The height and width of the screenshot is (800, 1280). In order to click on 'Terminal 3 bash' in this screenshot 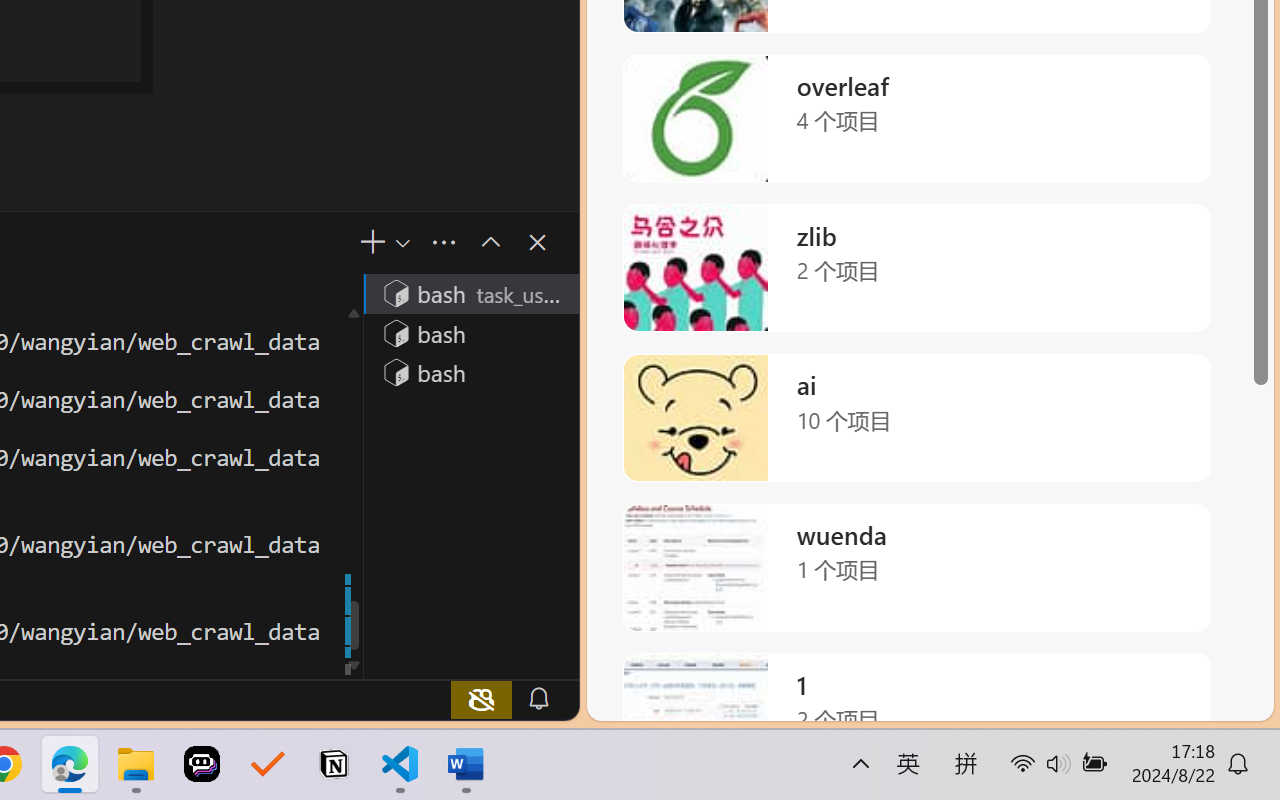, I will do `click(469, 371)`.